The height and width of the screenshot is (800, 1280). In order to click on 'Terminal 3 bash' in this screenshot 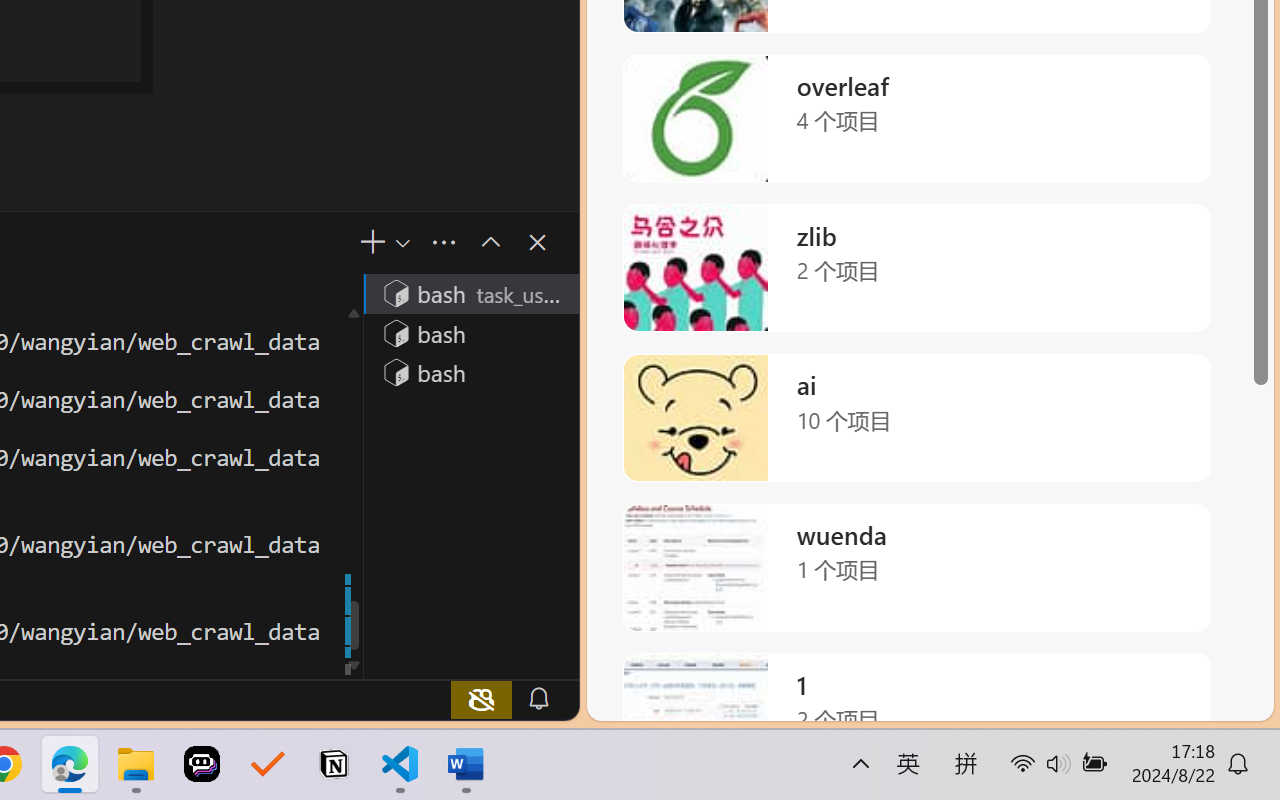, I will do `click(469, 371)`.